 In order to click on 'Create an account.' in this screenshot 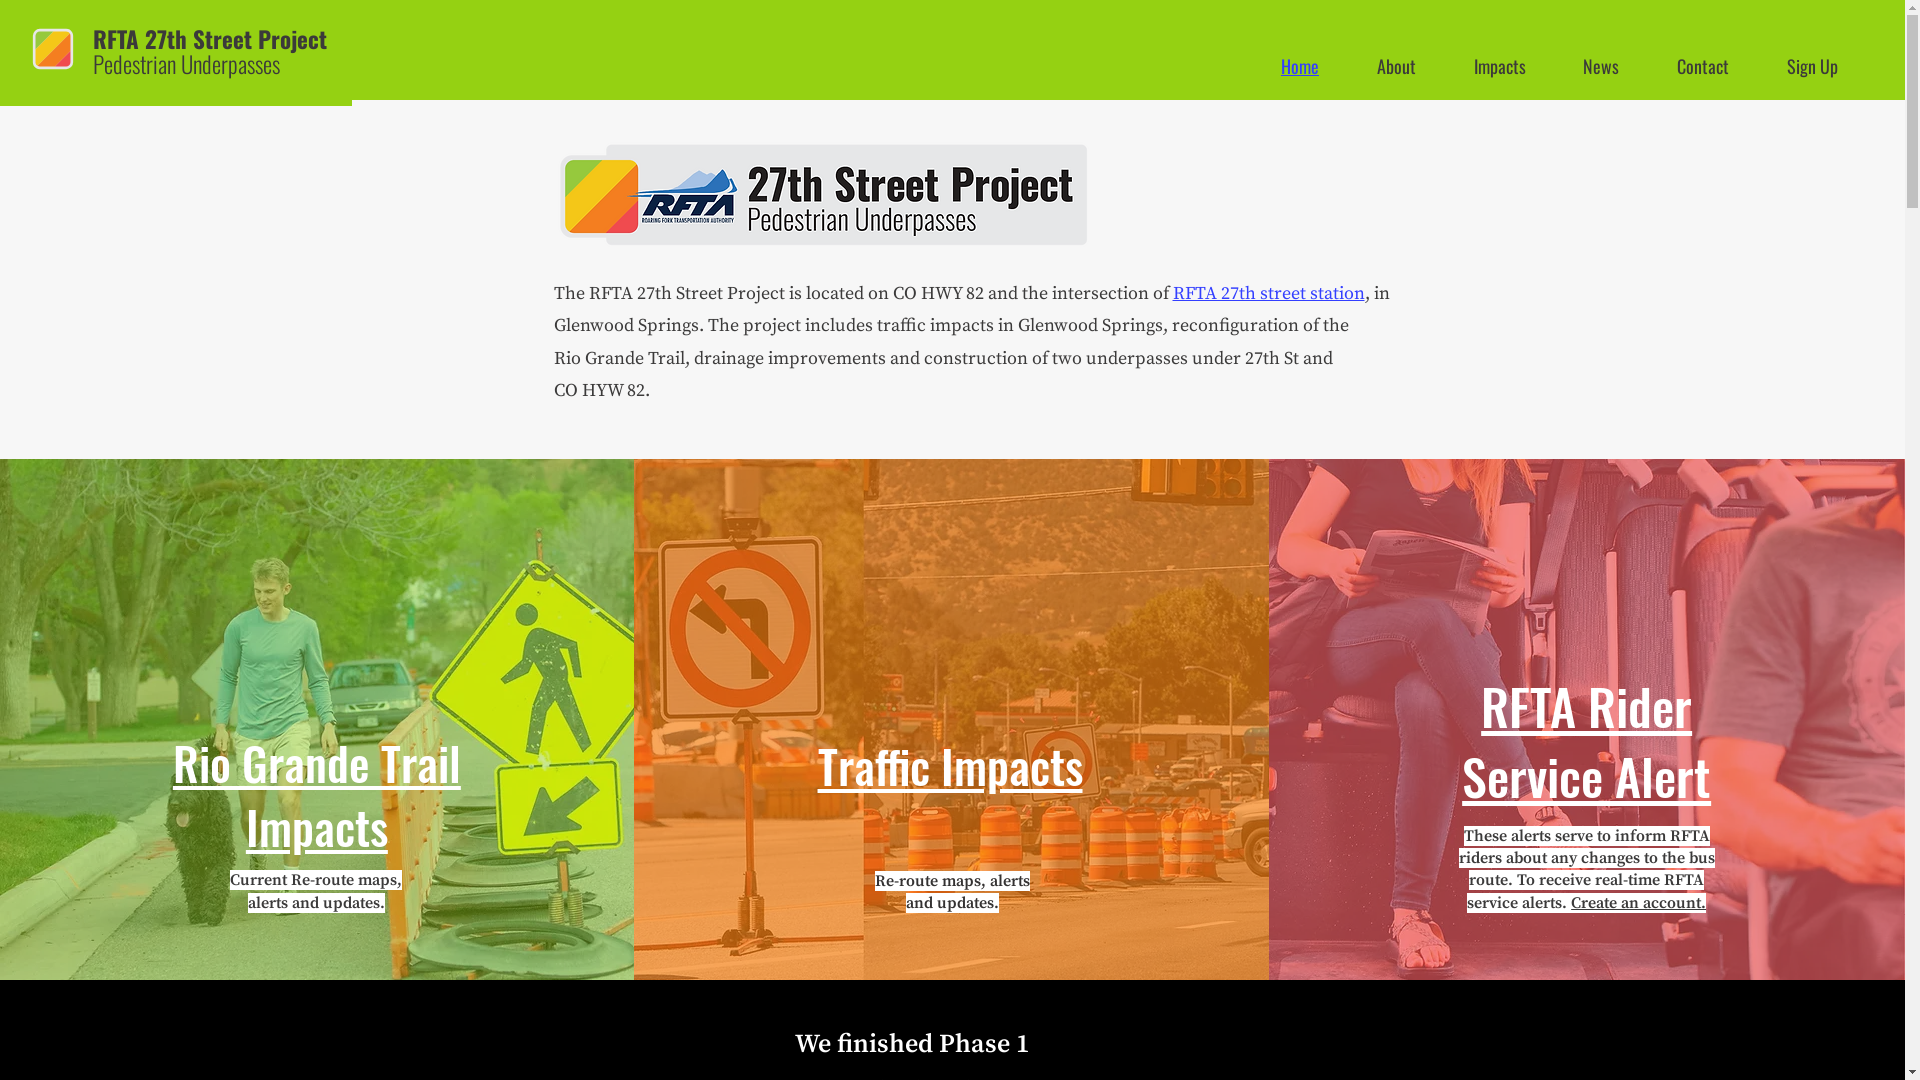, I will do `click(1638, 902)`.